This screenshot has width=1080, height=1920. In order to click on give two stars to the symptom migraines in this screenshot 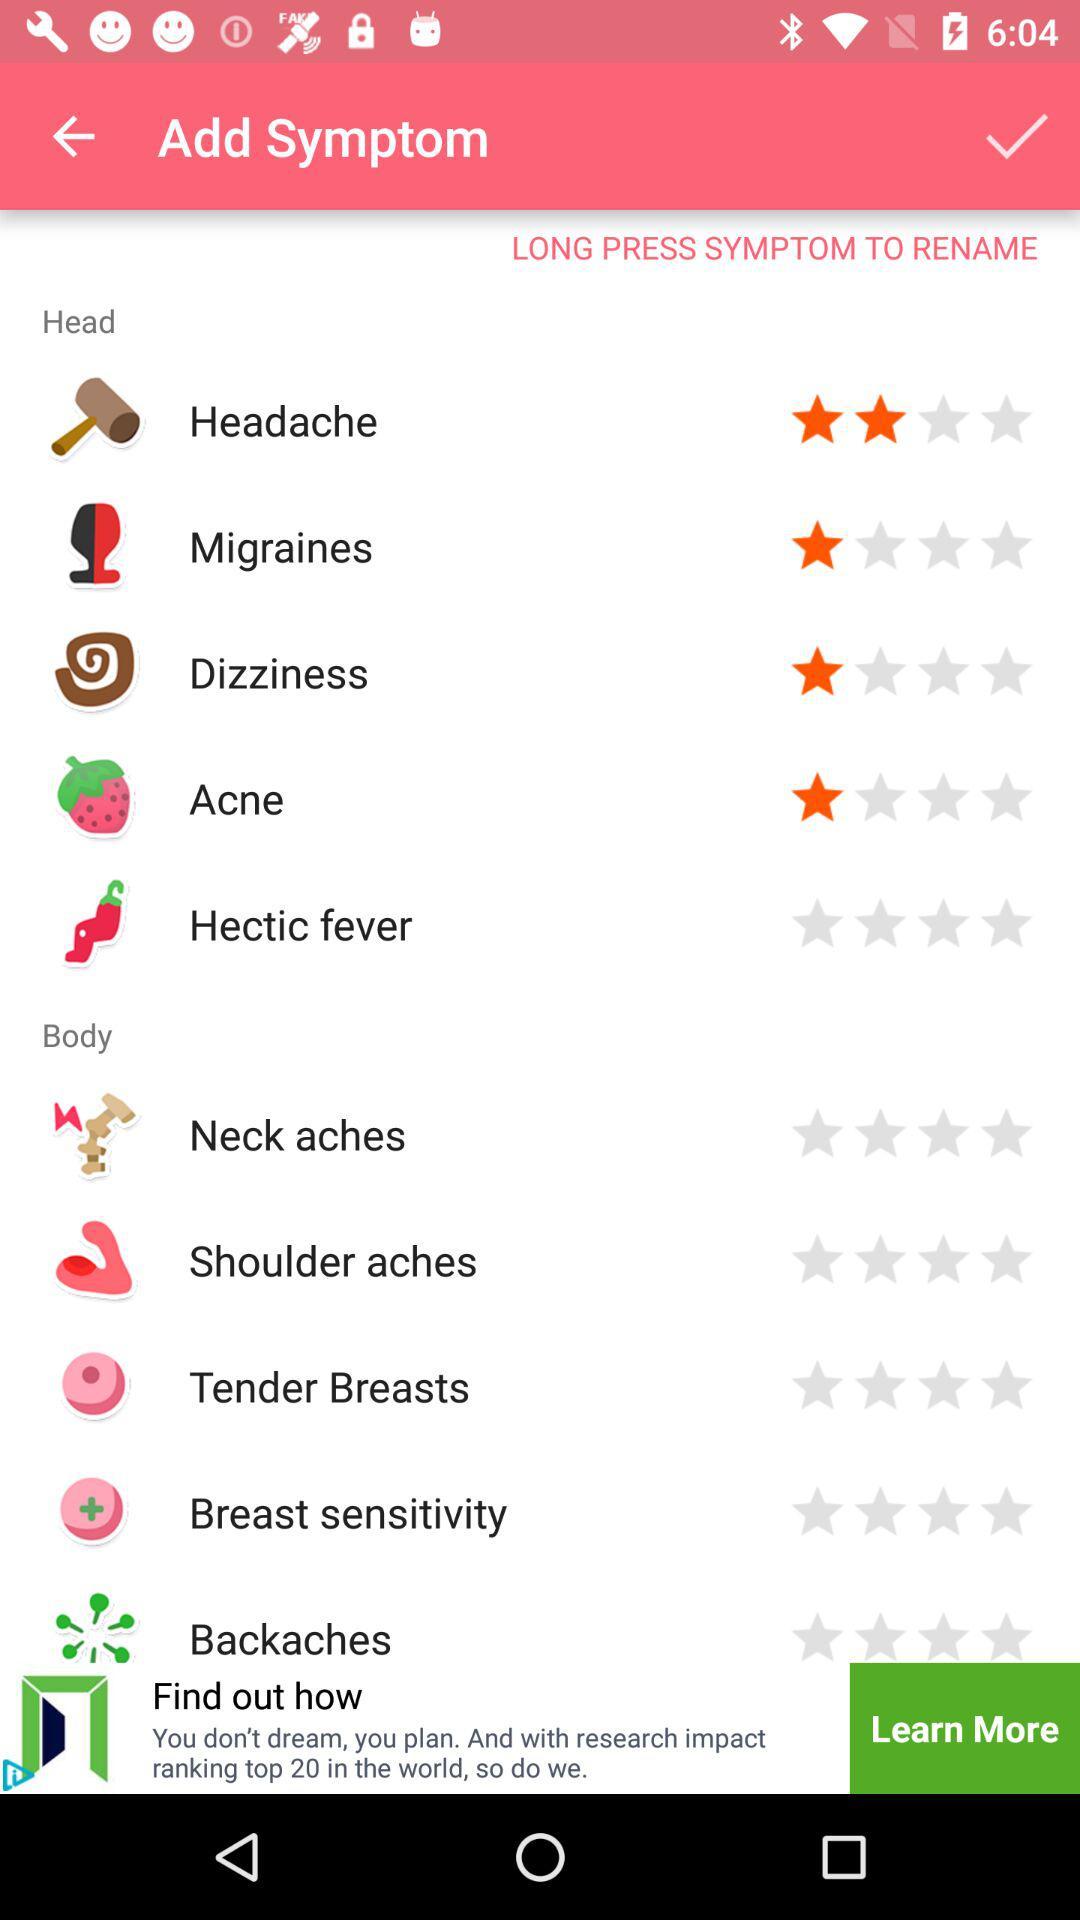, I will do `click(879, 546)`.